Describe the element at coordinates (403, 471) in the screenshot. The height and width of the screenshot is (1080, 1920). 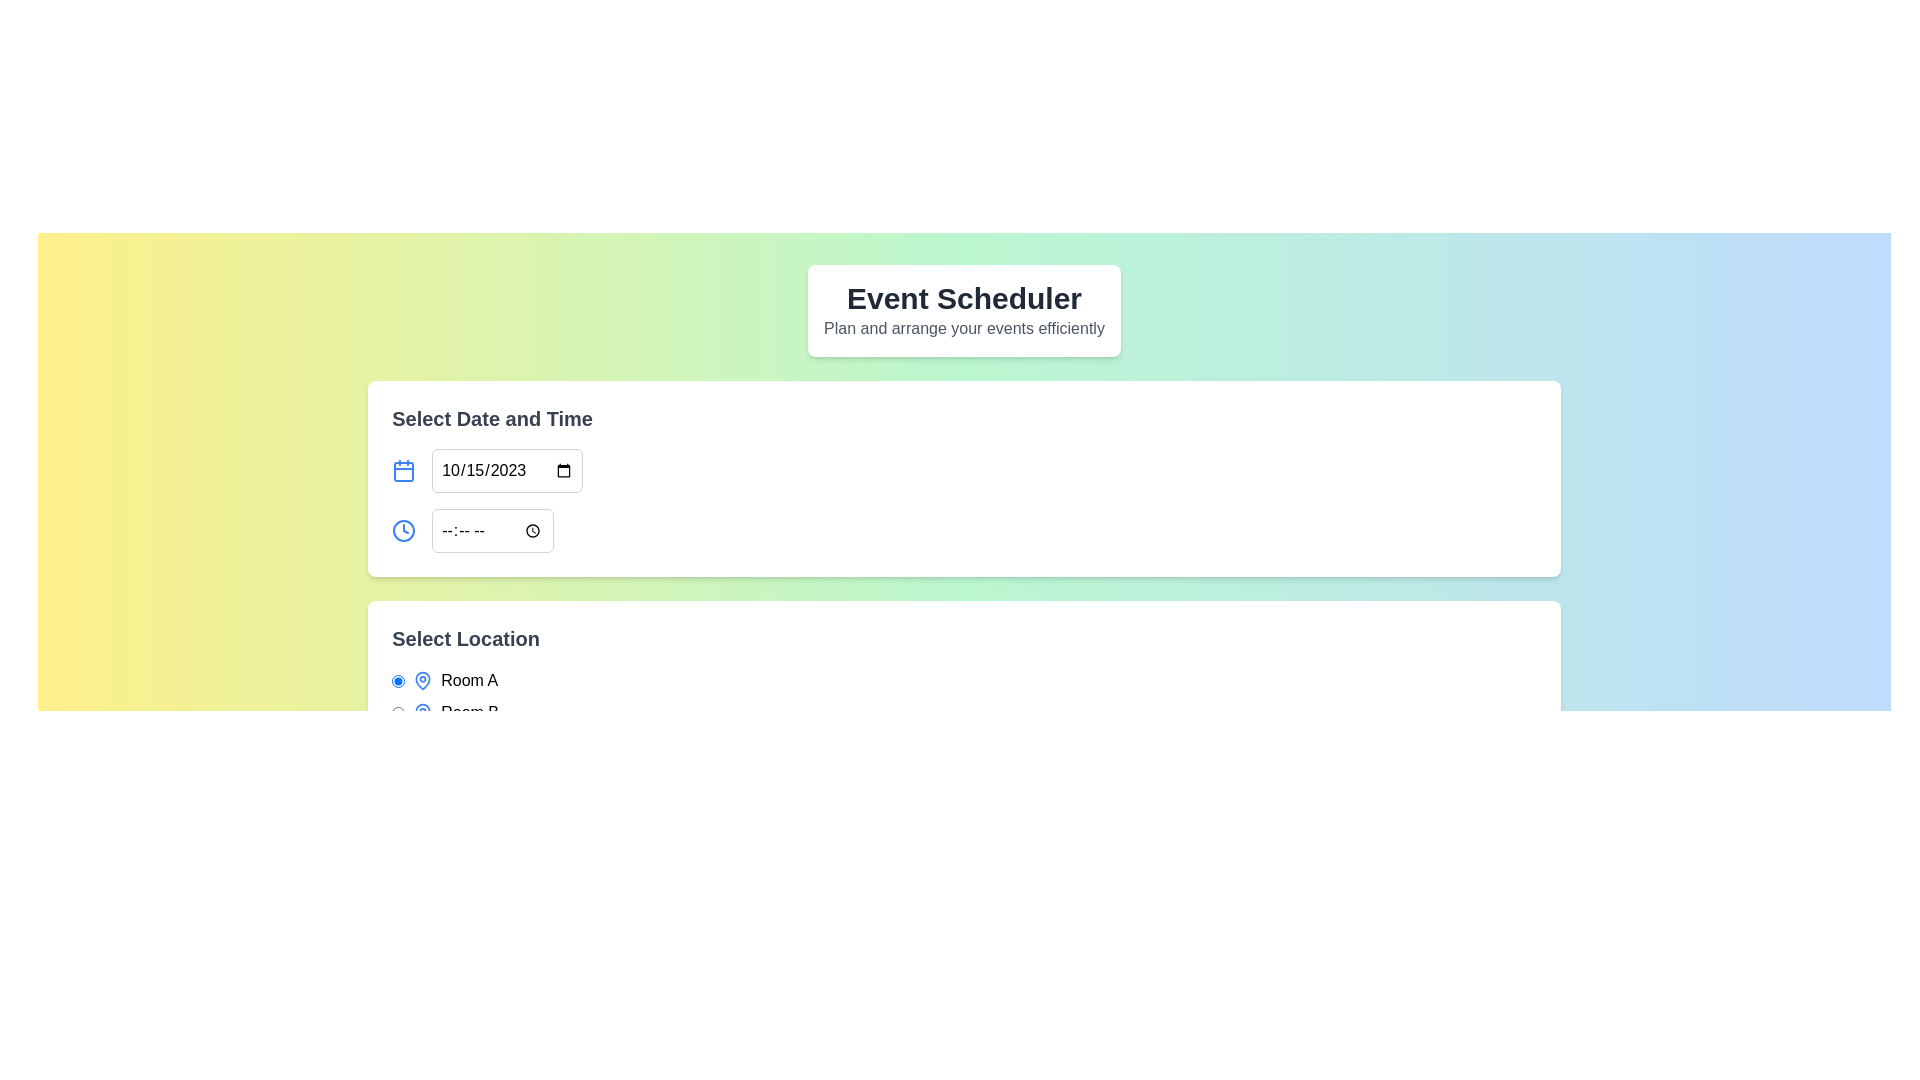
I see `the calendar icon component, which symbolizes date selection, located at the center of the larger calendar icon` at that location.